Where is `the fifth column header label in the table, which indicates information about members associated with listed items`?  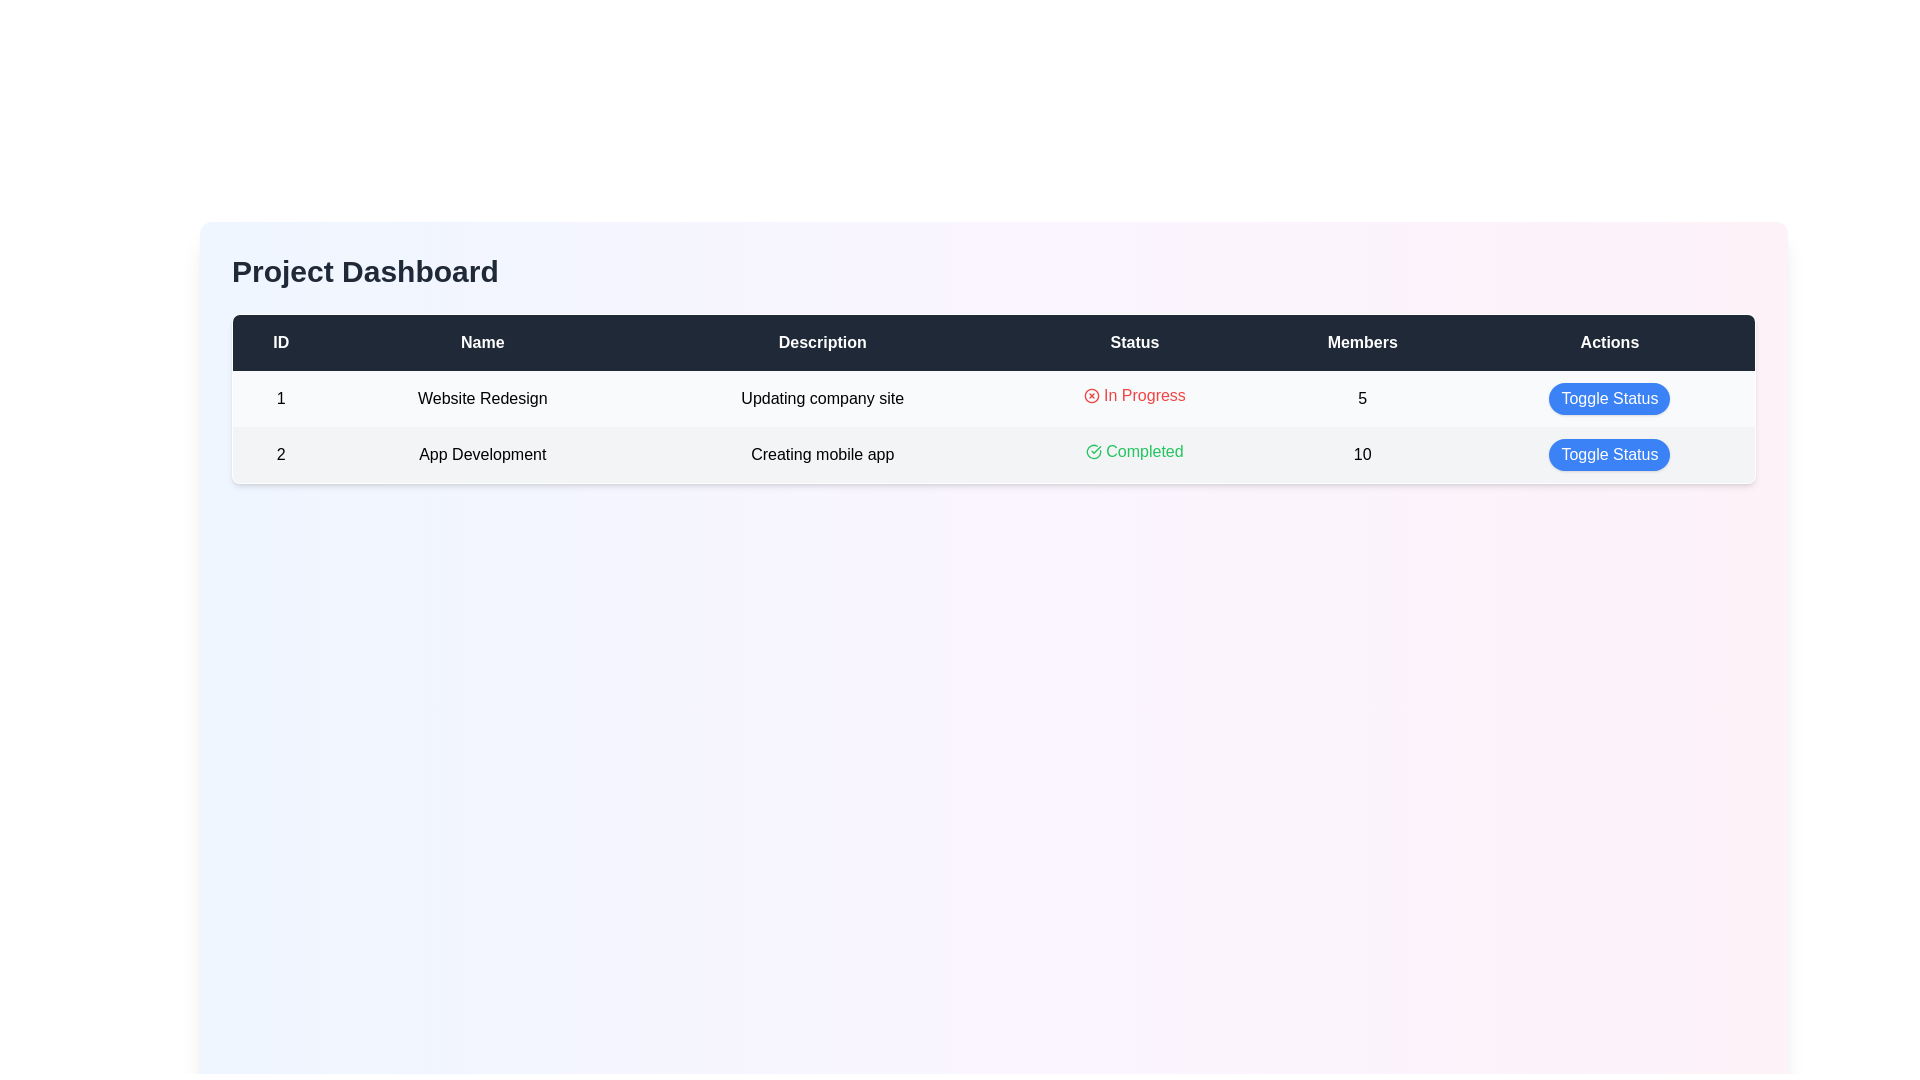
the fifth column header label in the table, which indicates information about members associated with listed items is located at coordinates (1361, 341).